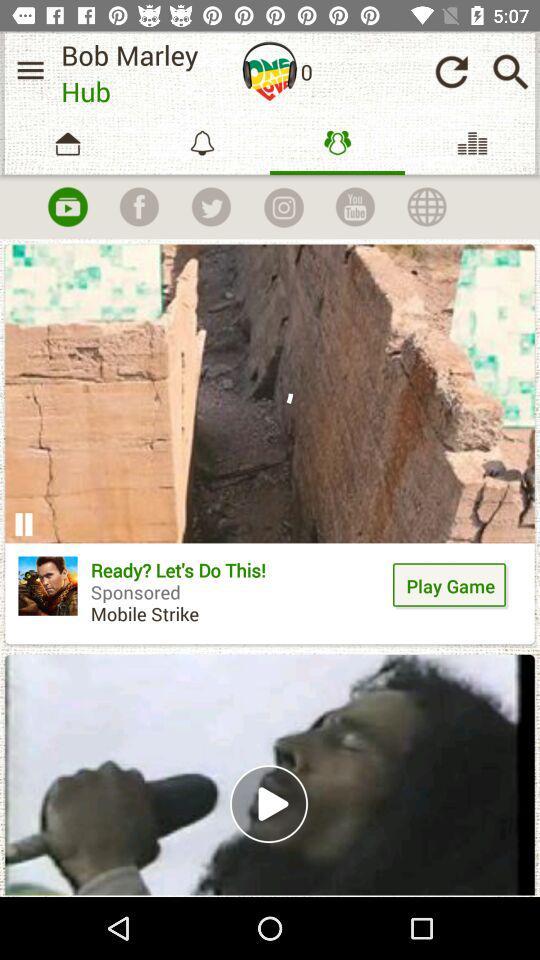  What do you see at coordinates (510, 71) in the screenshot?
I see `open search bar` at bounding box center [510, 71].